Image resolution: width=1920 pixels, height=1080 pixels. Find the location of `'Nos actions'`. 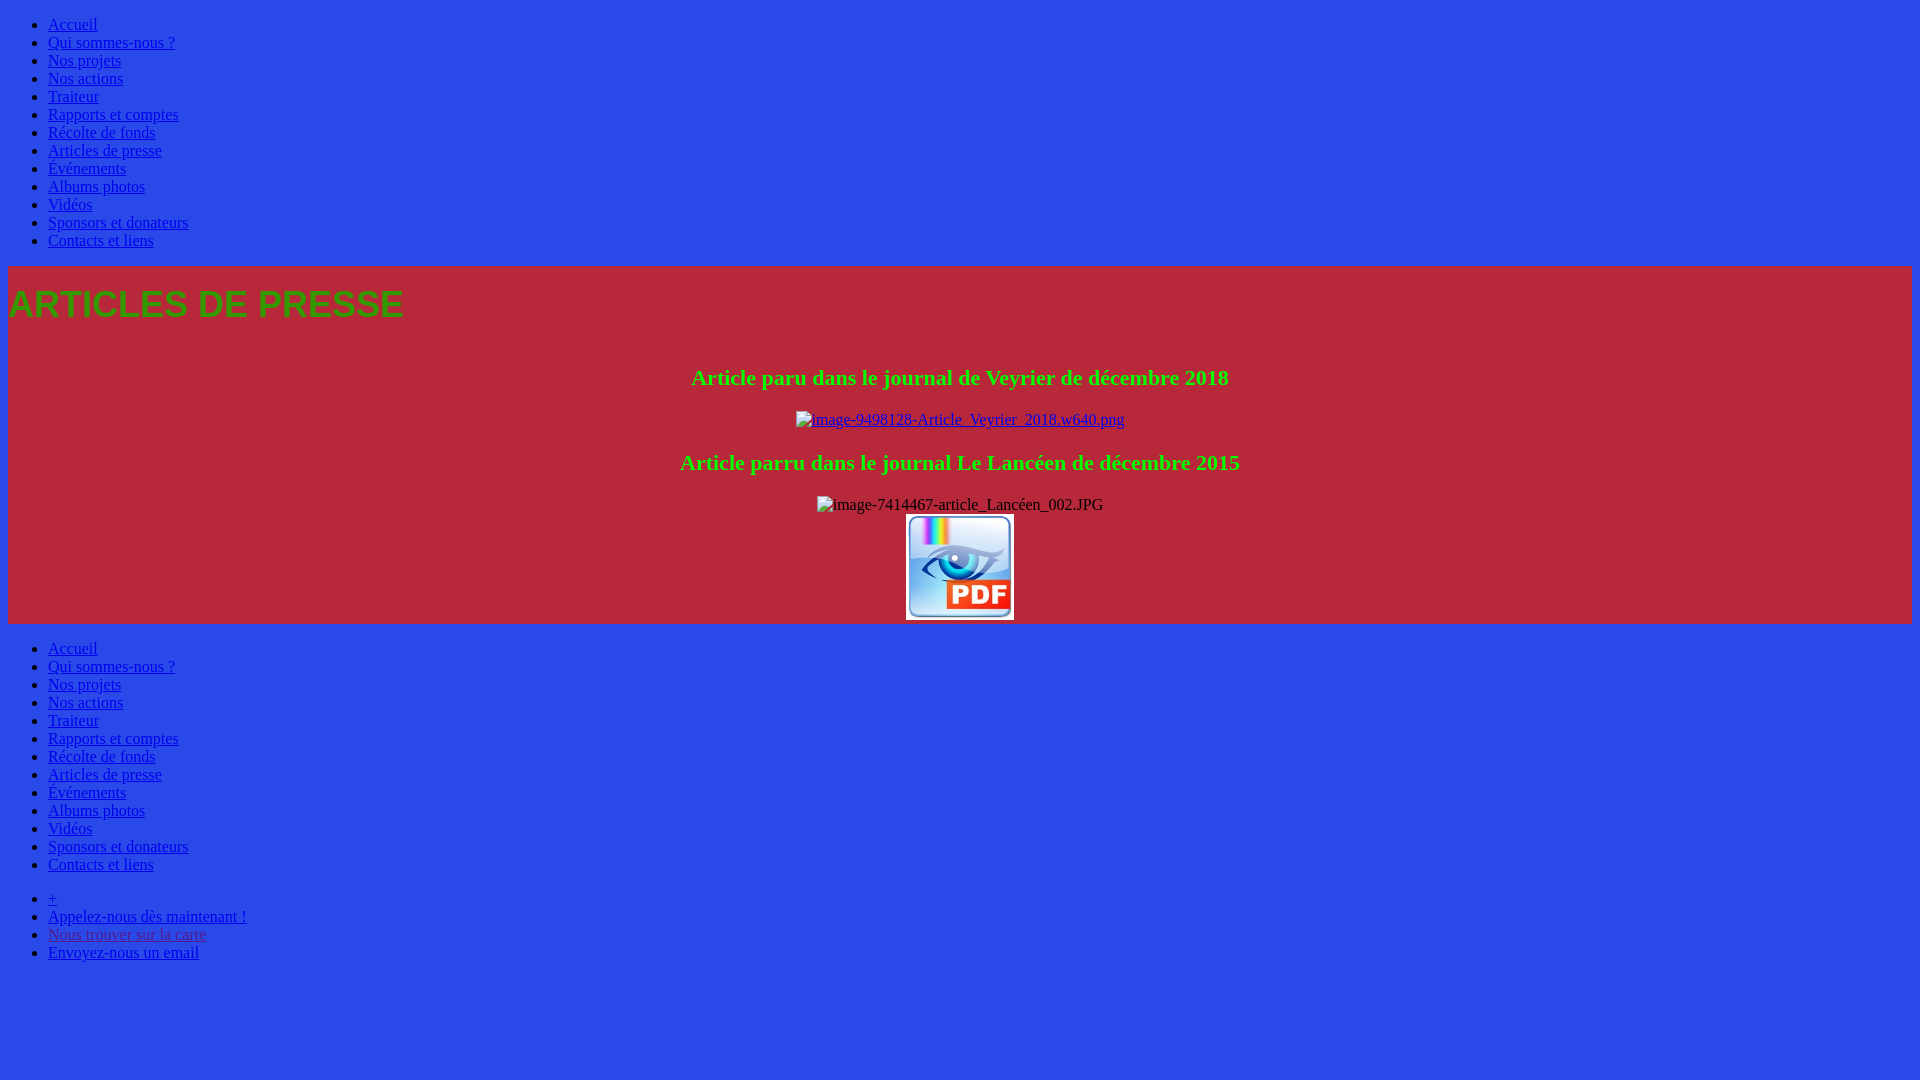

'Nos actions' is located at coordinates (84, 701).